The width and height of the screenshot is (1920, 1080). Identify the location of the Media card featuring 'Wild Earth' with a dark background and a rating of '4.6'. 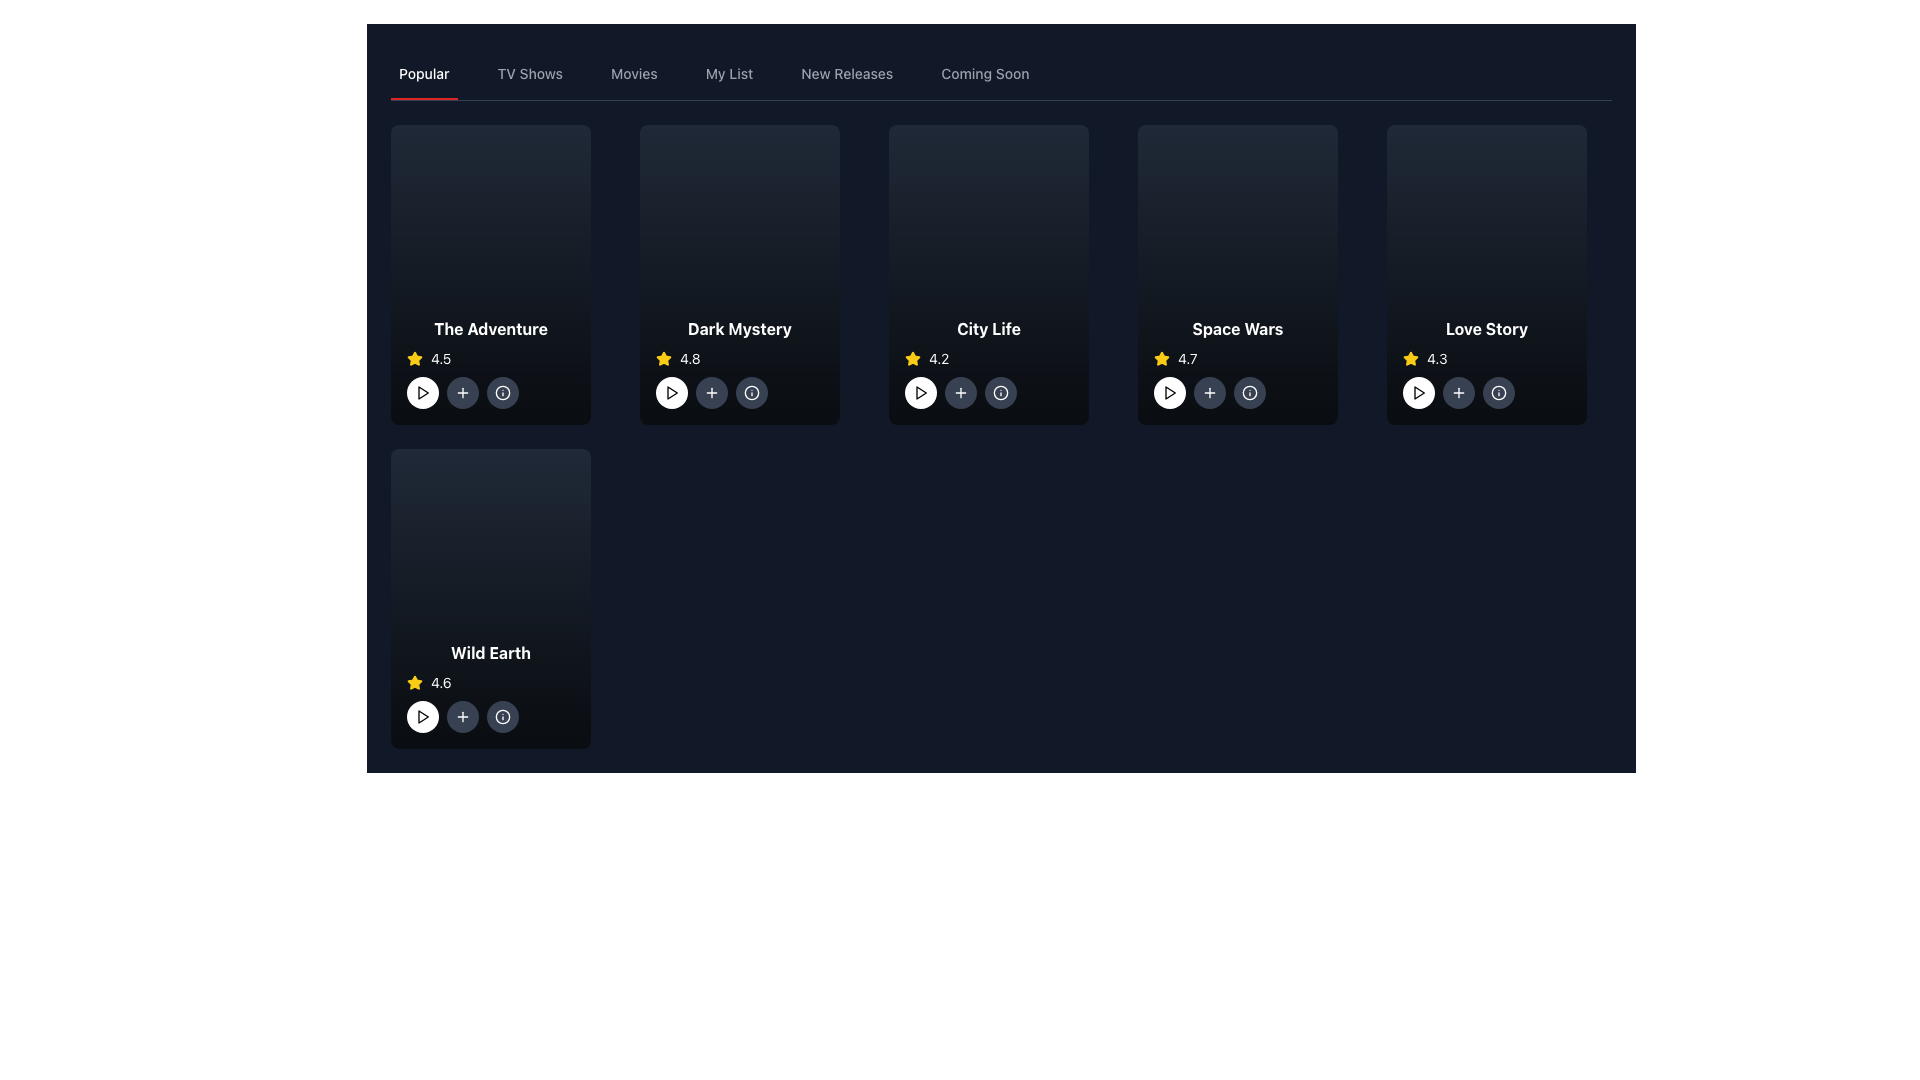
(490, 597).